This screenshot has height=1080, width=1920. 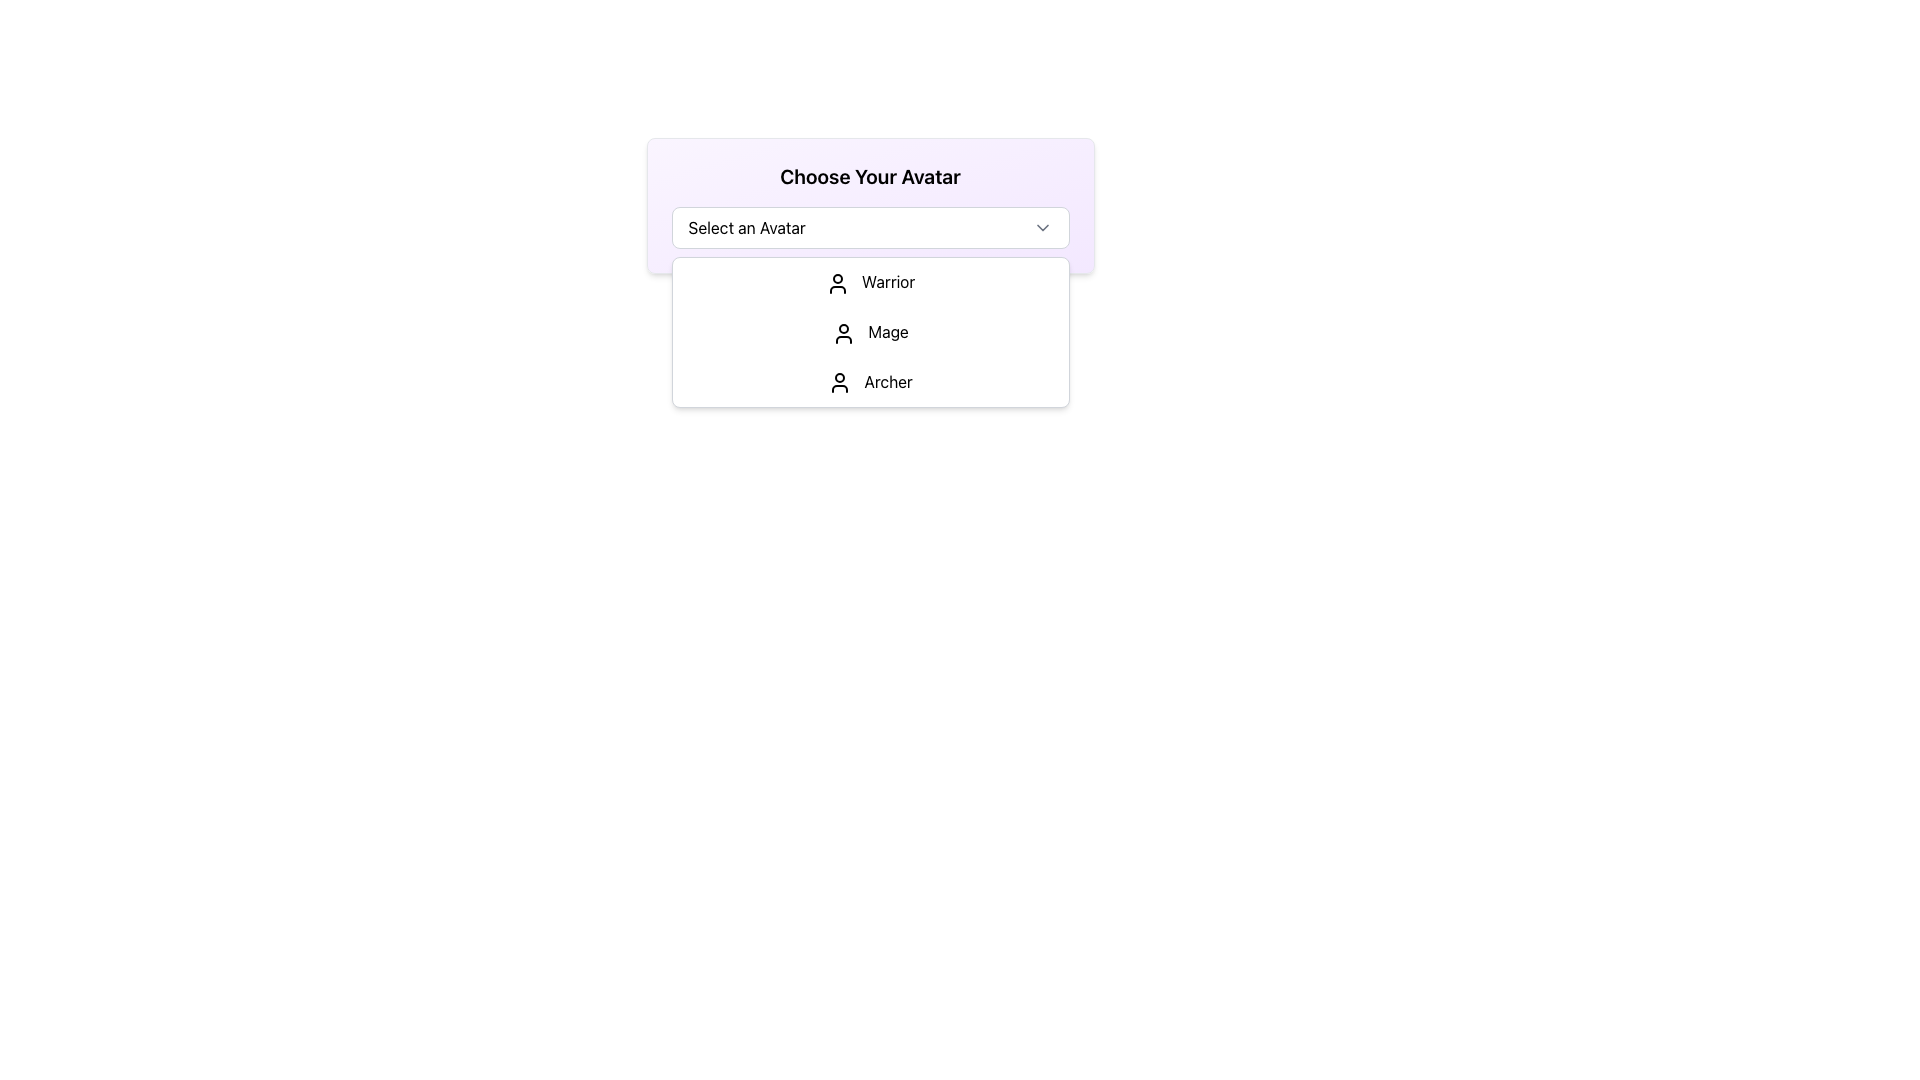 I want to click on the person icon in the dropdown menu, so click(x=844, y=332).